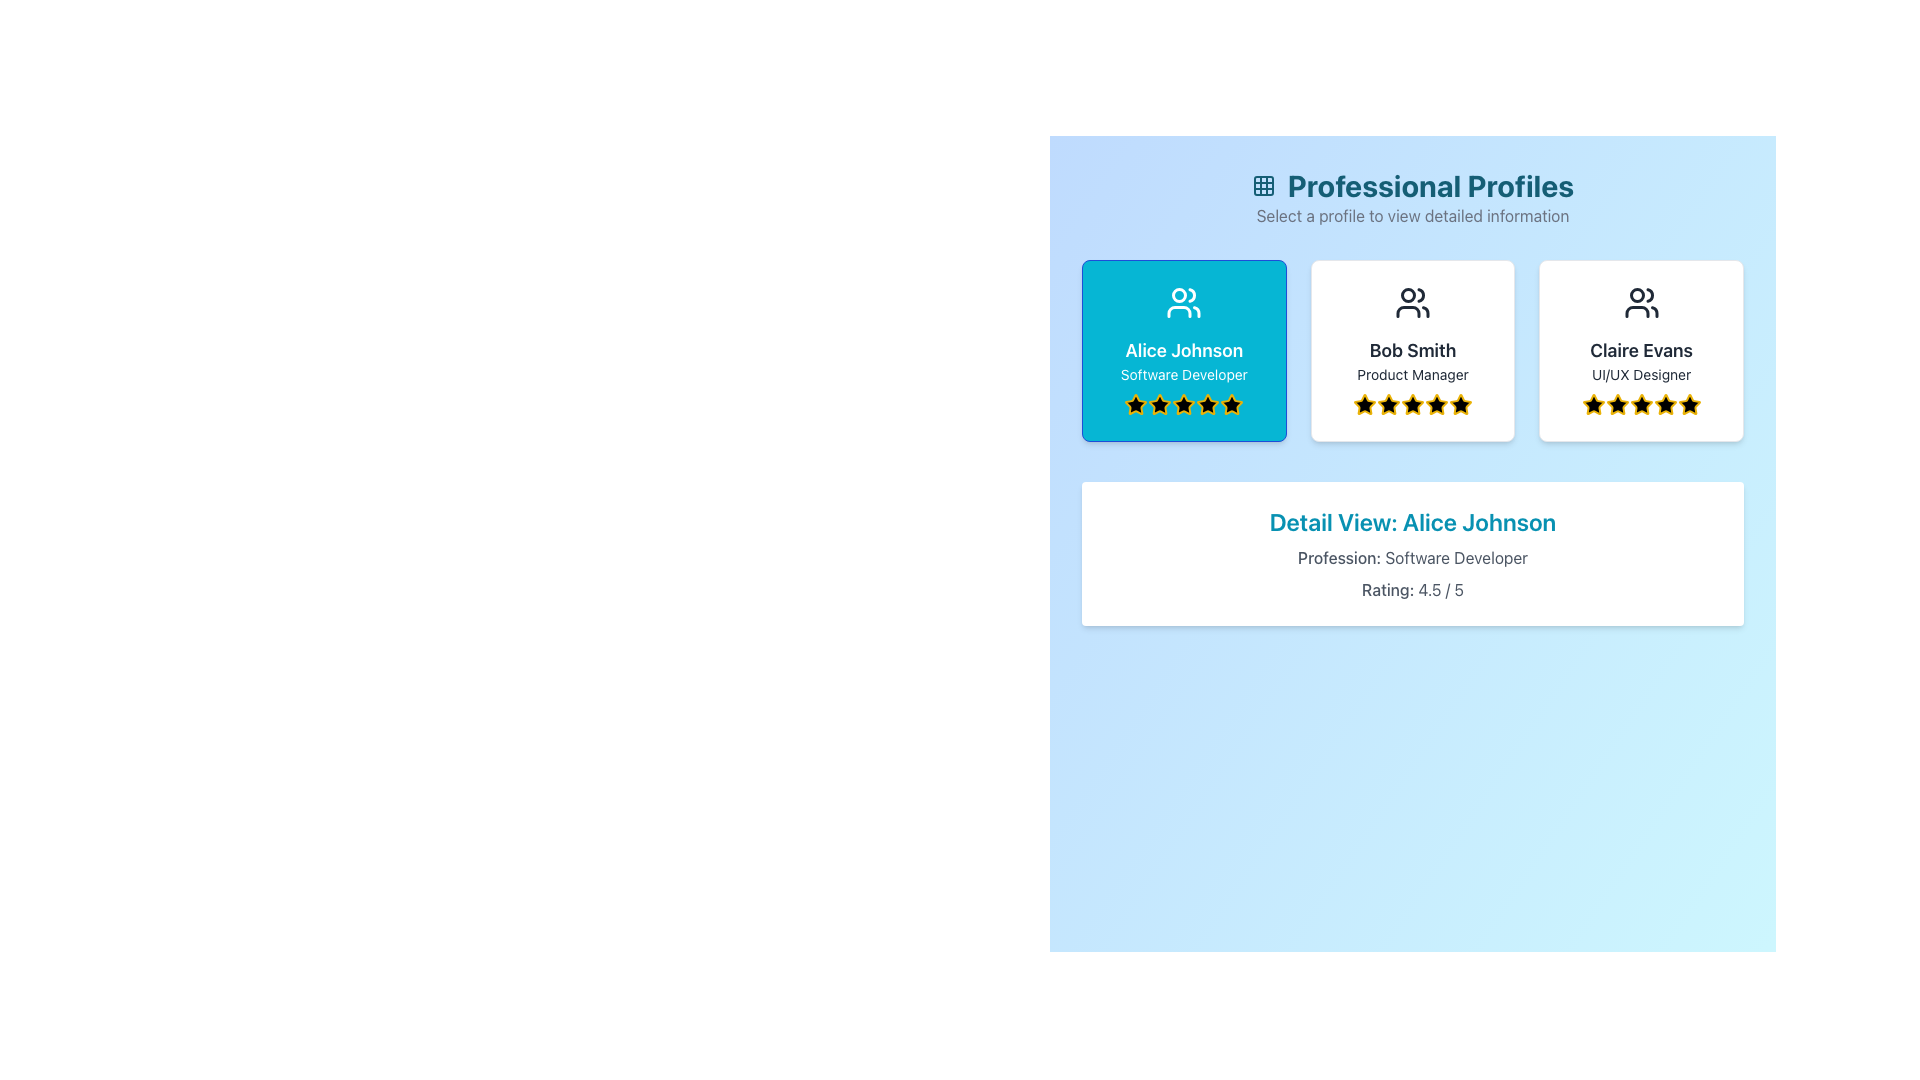 The height and width of the screenshot is (1080, 1920). Describe the element at coordinates (1617, 405) in the screenshot. I see `the fourth star icon` at that location.